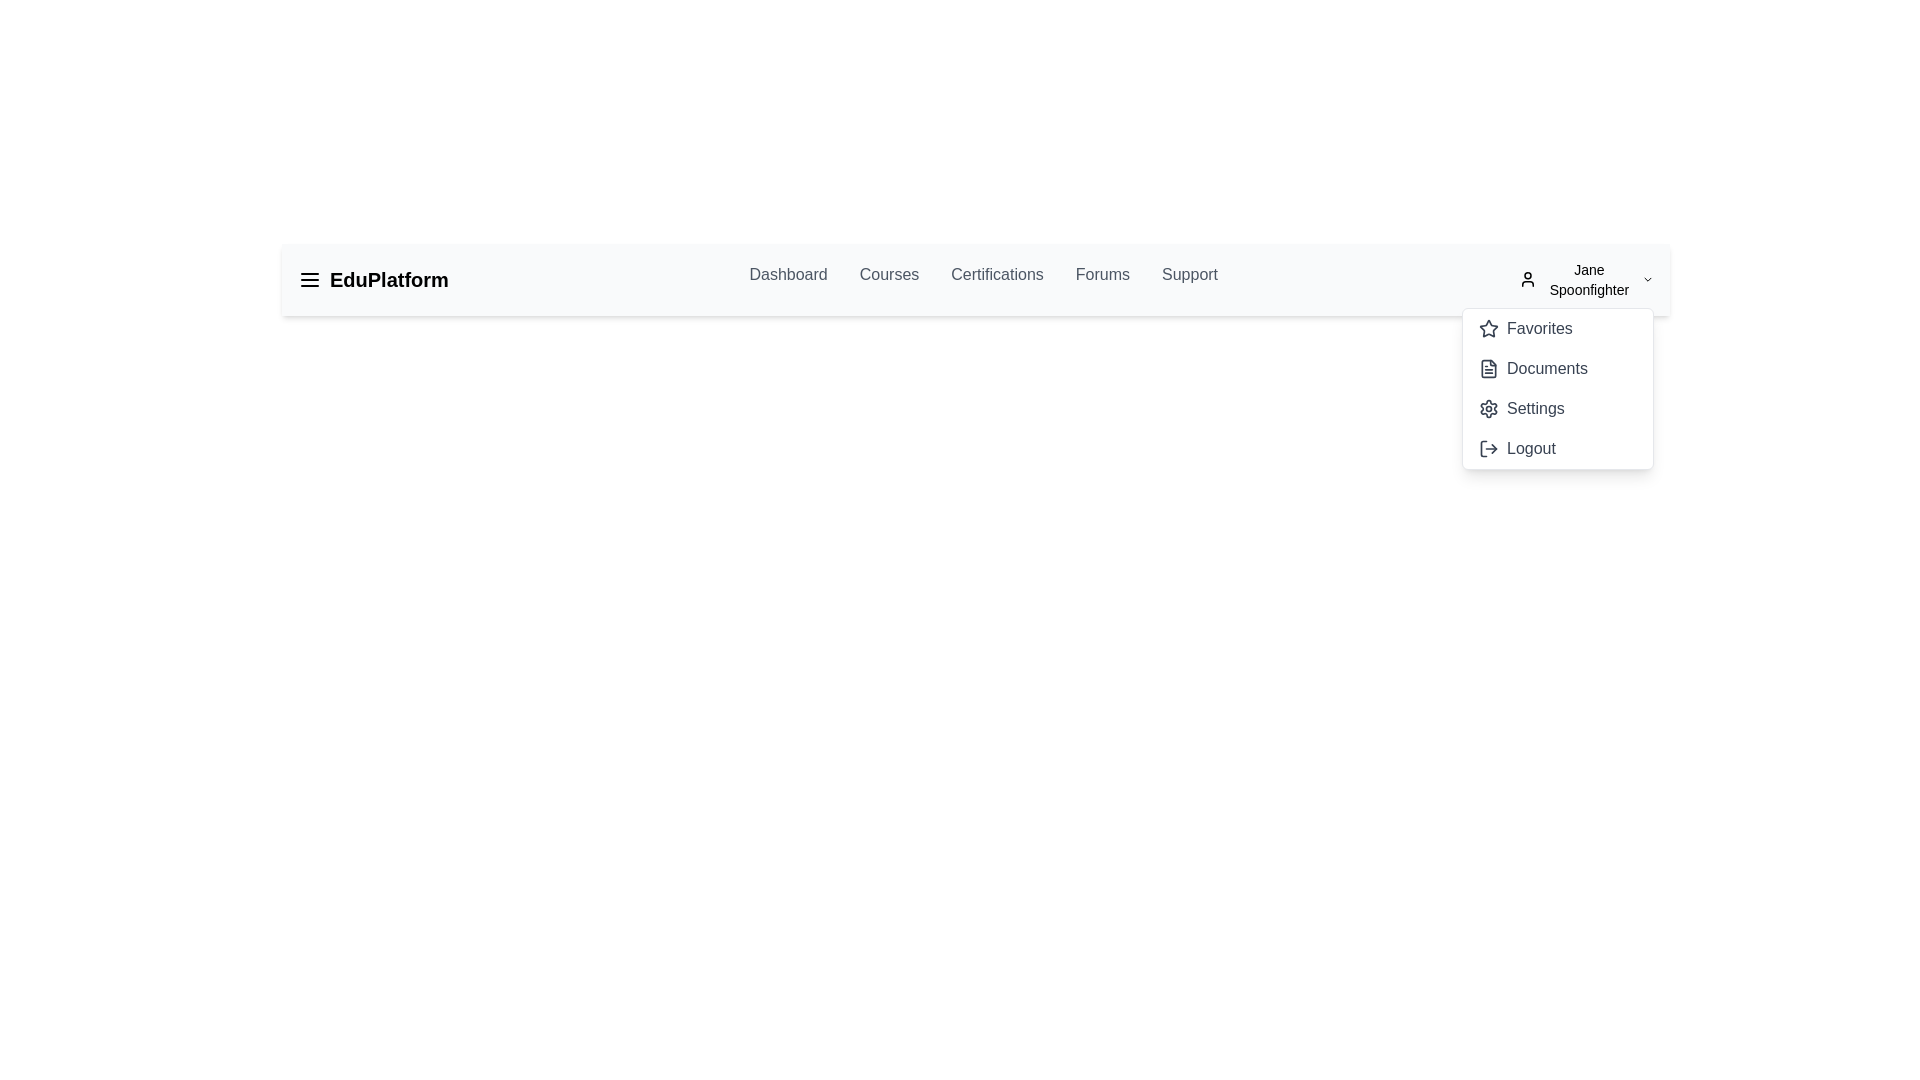  Describe the element at coordinates (1557, 389) in the screenshot. I see `the second item in the dropdown menu located in the top-right corner below the user profile 'Jane Spoonfighter'` at that location.